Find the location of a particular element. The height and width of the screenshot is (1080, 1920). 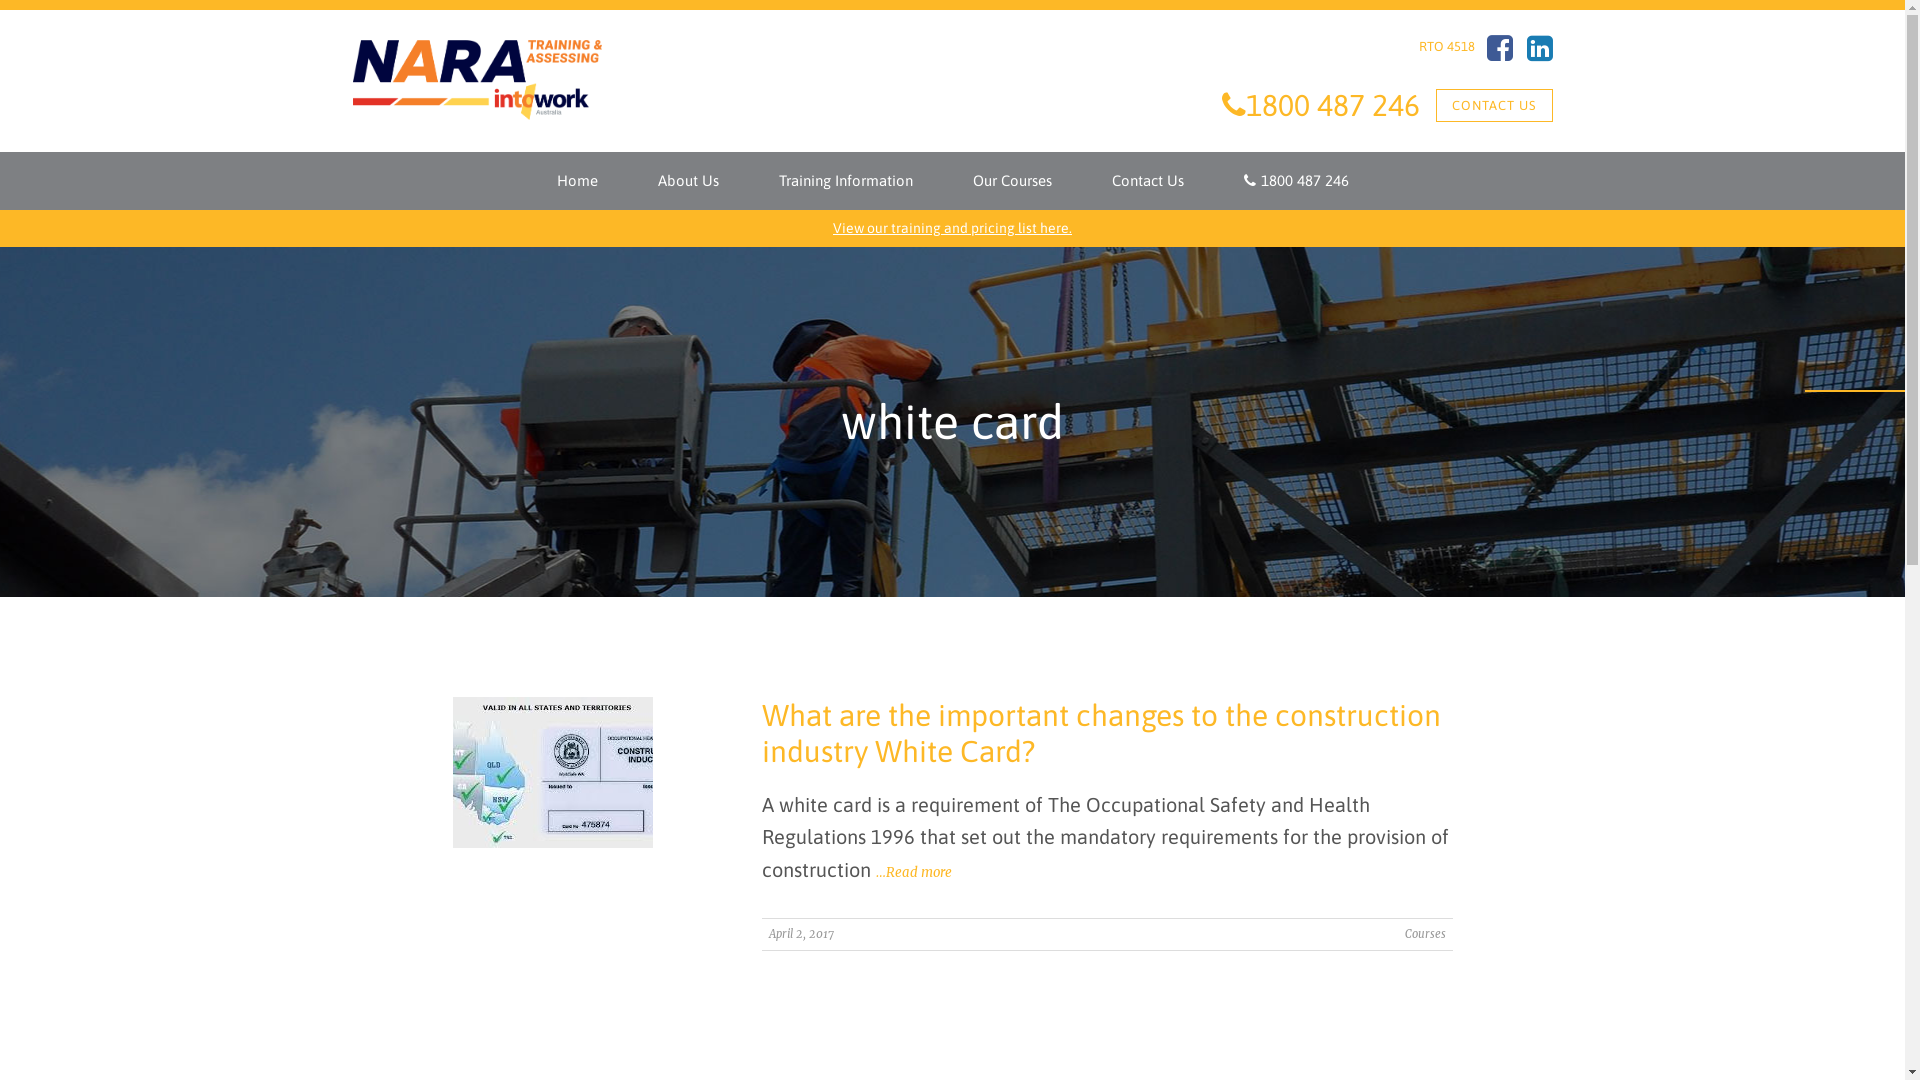

'1800 487 246' is located at coordinates (1296, 181).